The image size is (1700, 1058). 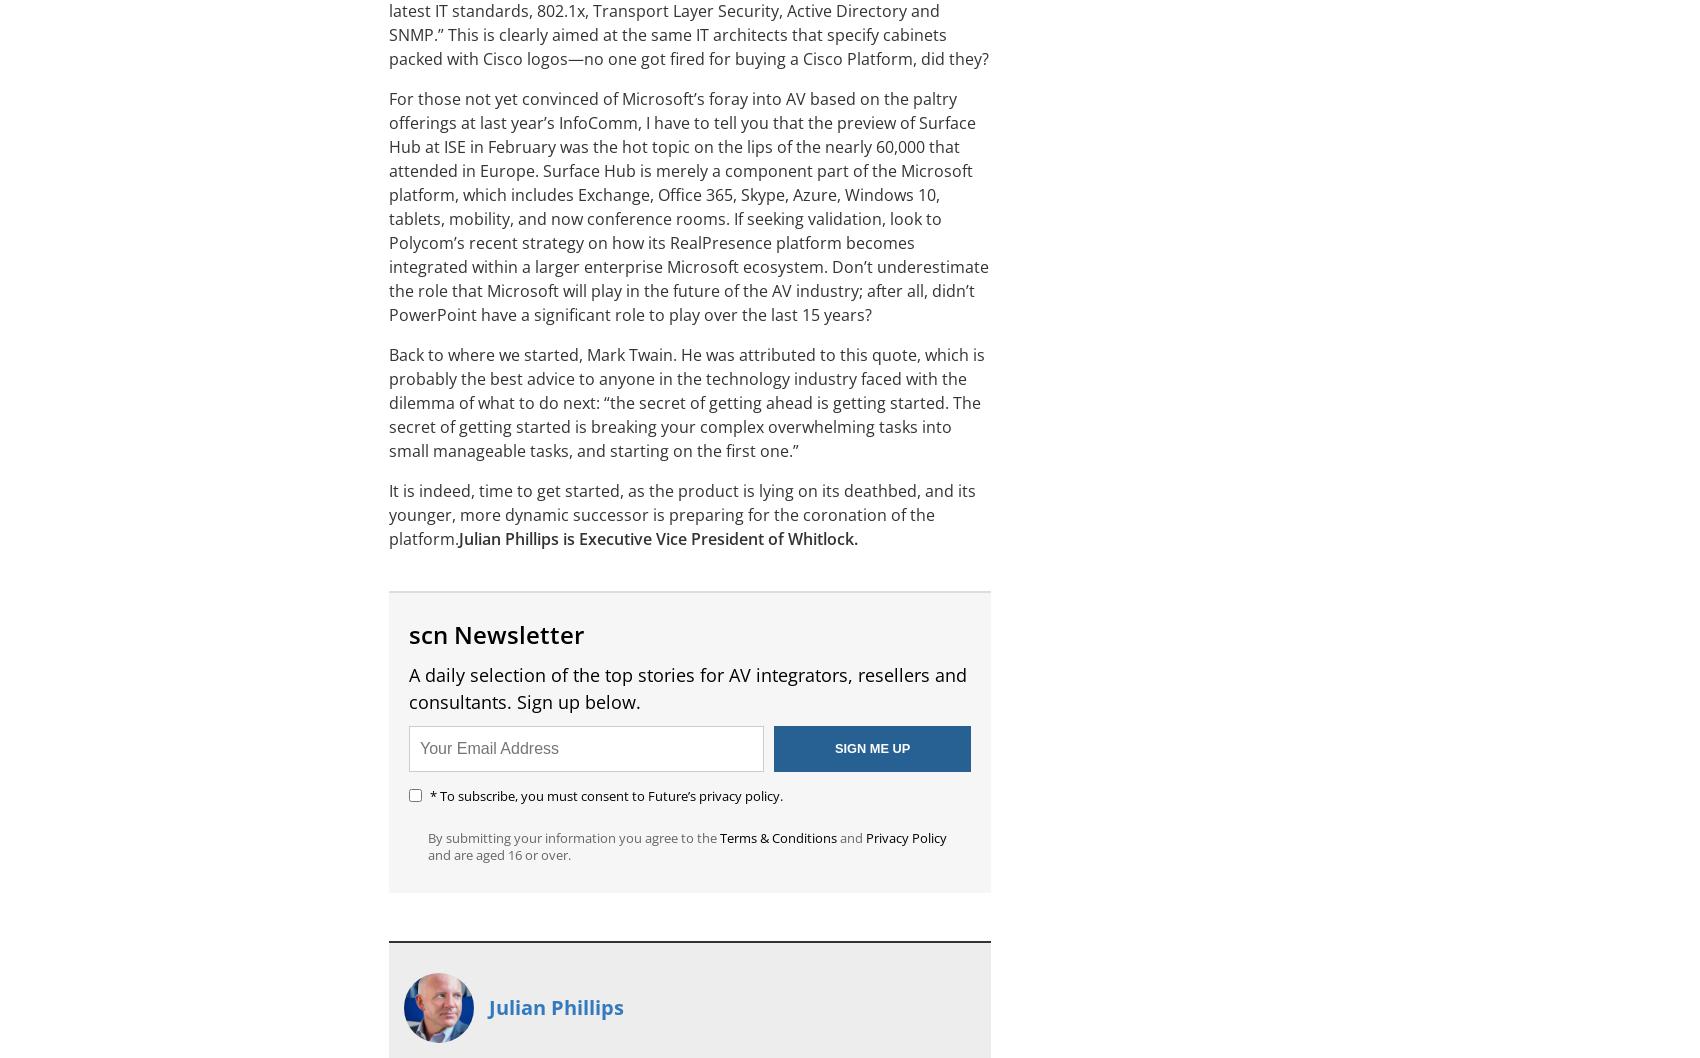 I want to click on 'and are aged 16 or over.', so click(x=499, y=853).